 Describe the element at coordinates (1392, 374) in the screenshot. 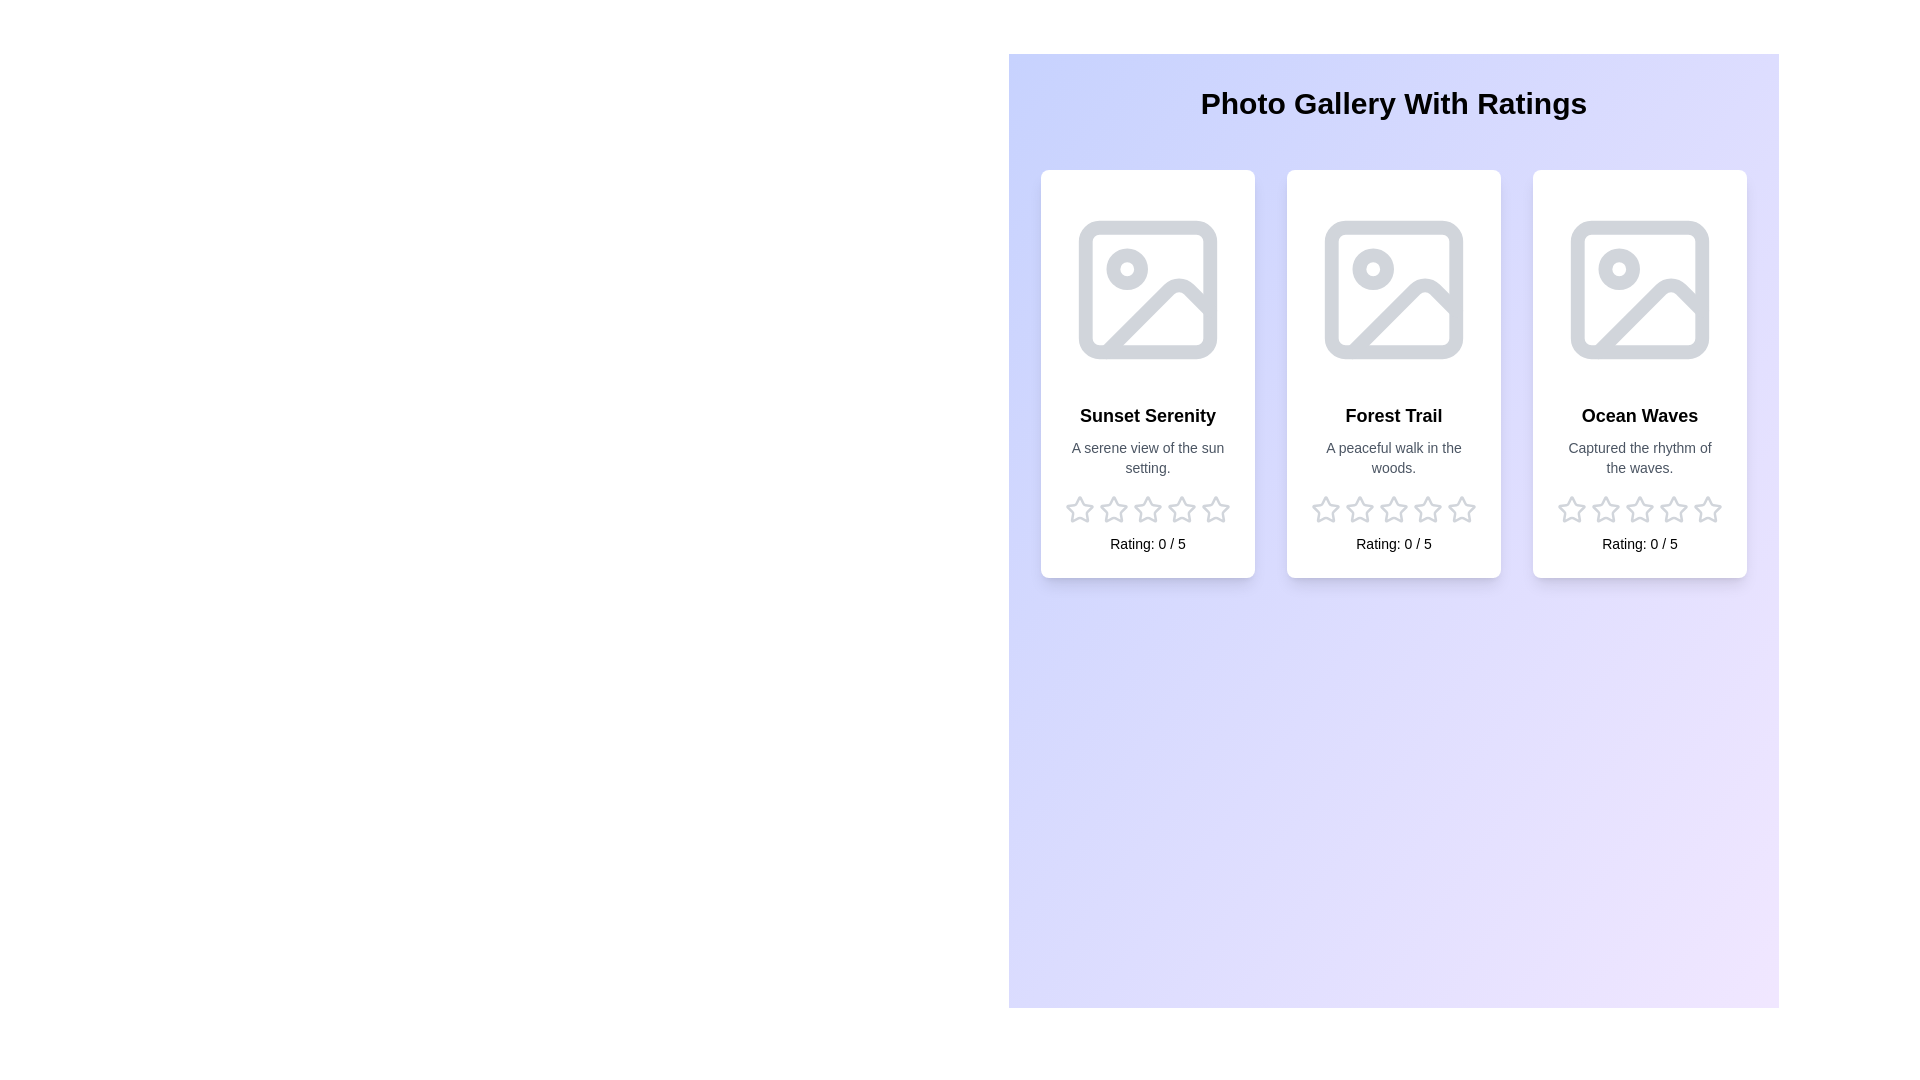

I see `the image card for Forest Trail` at that location.